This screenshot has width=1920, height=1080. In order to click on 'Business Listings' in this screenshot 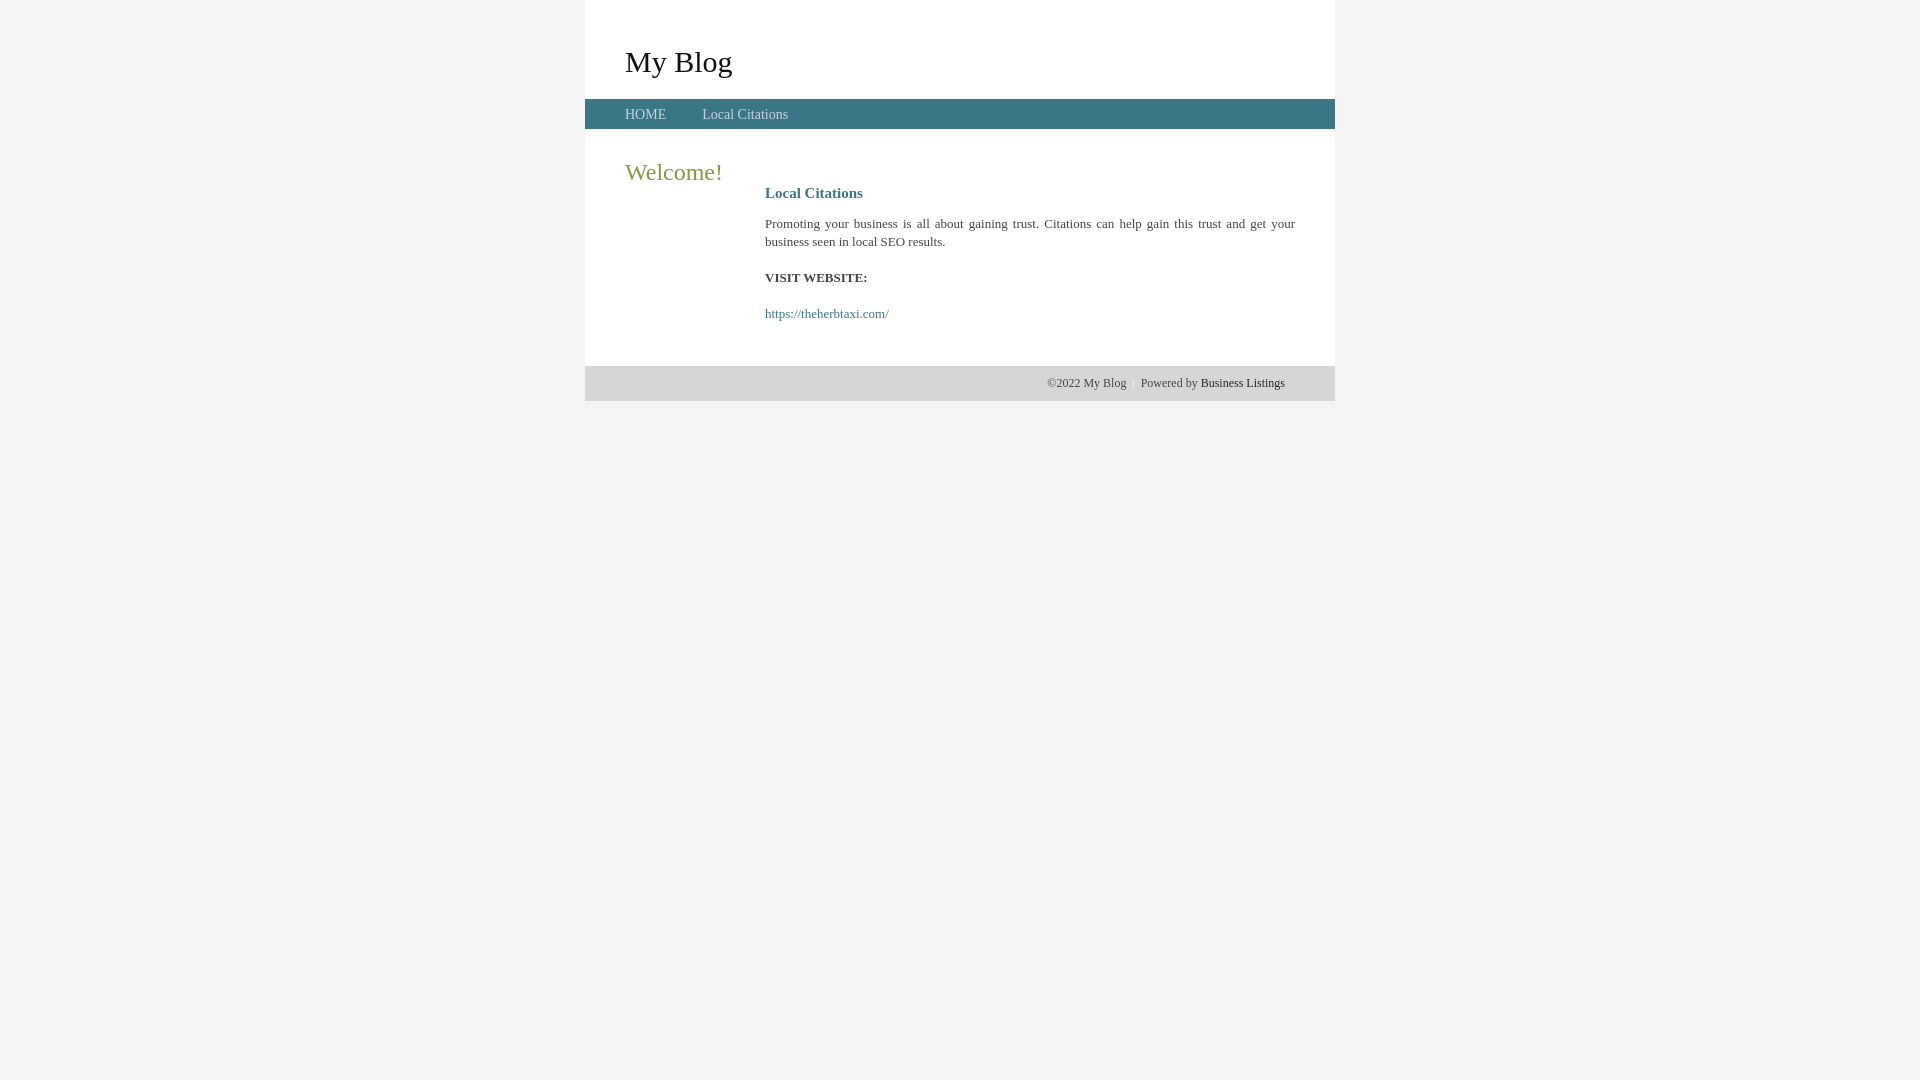, I will do `click(1242, 382)`.